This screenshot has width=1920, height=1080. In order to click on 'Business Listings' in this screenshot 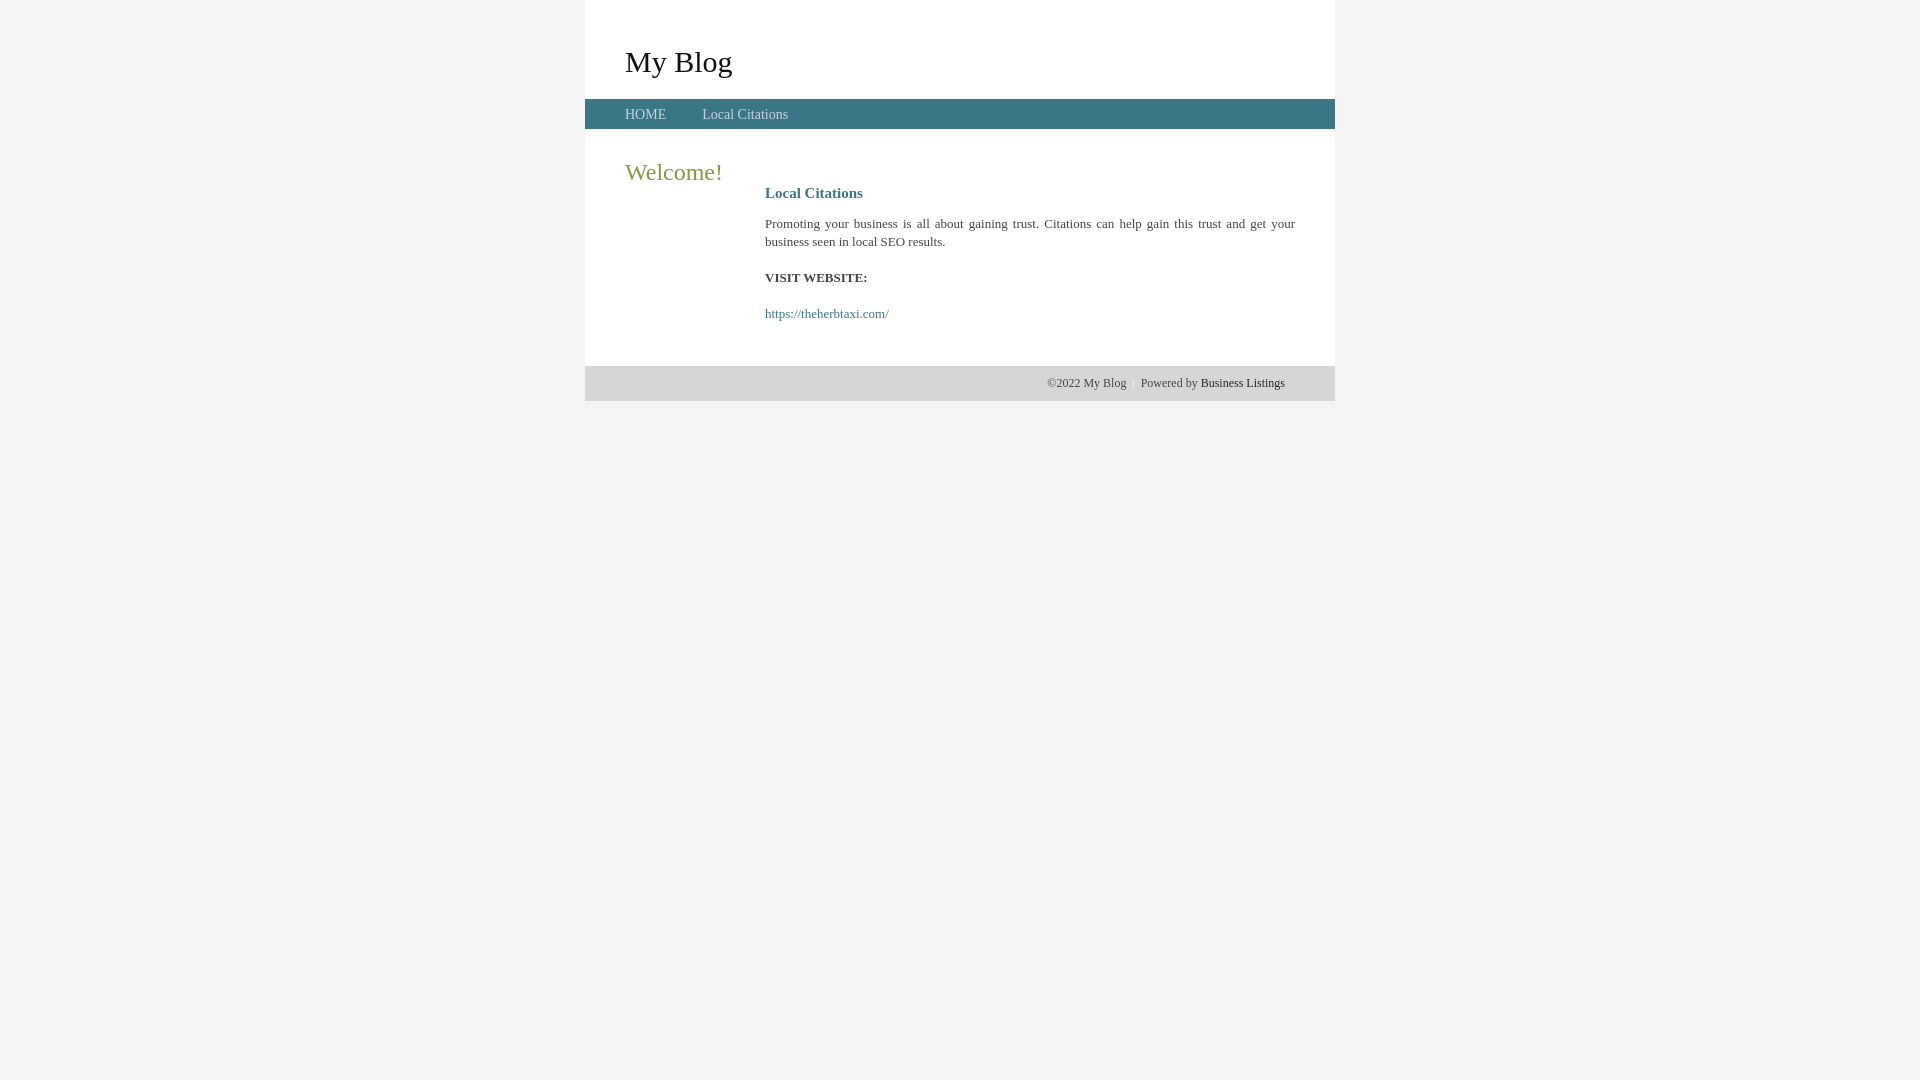, I will do `click(1242, 382)`.